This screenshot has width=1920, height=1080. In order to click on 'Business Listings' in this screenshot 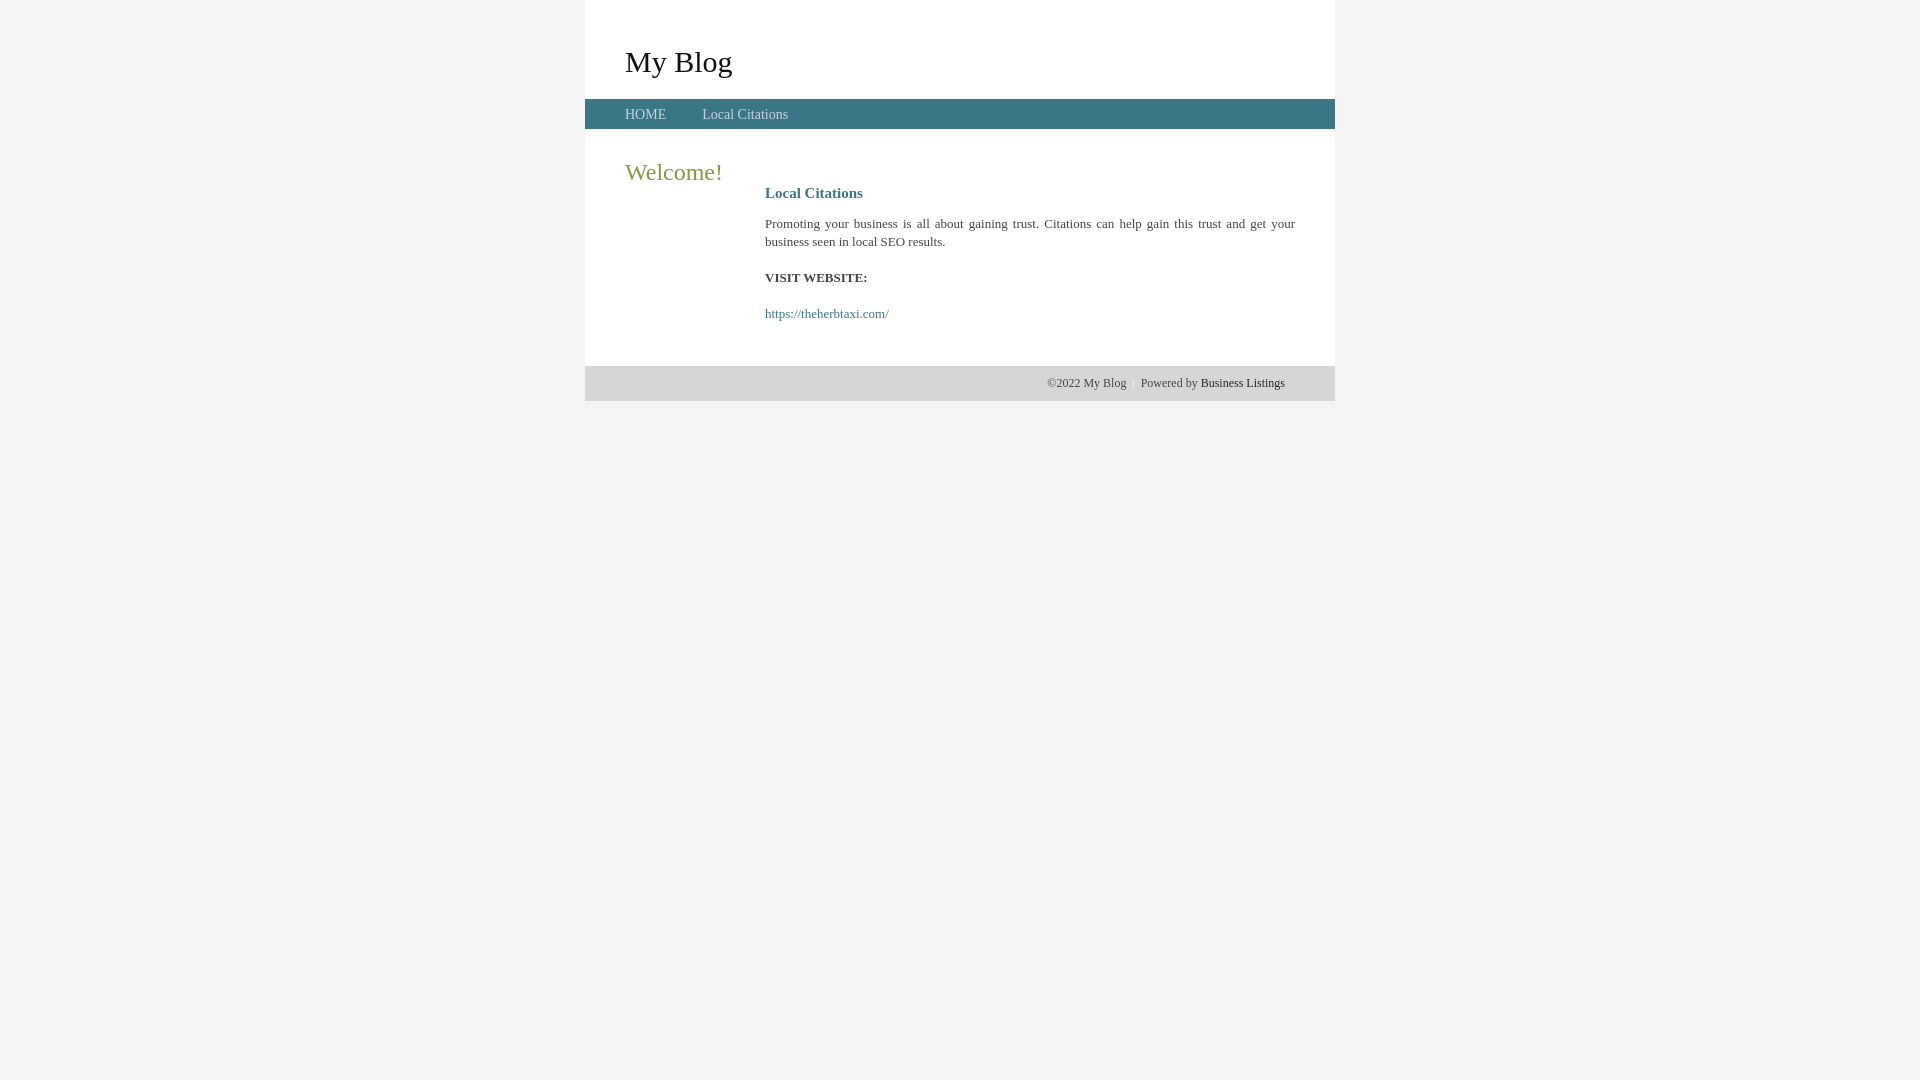, I will do `click(1242, 382)`.